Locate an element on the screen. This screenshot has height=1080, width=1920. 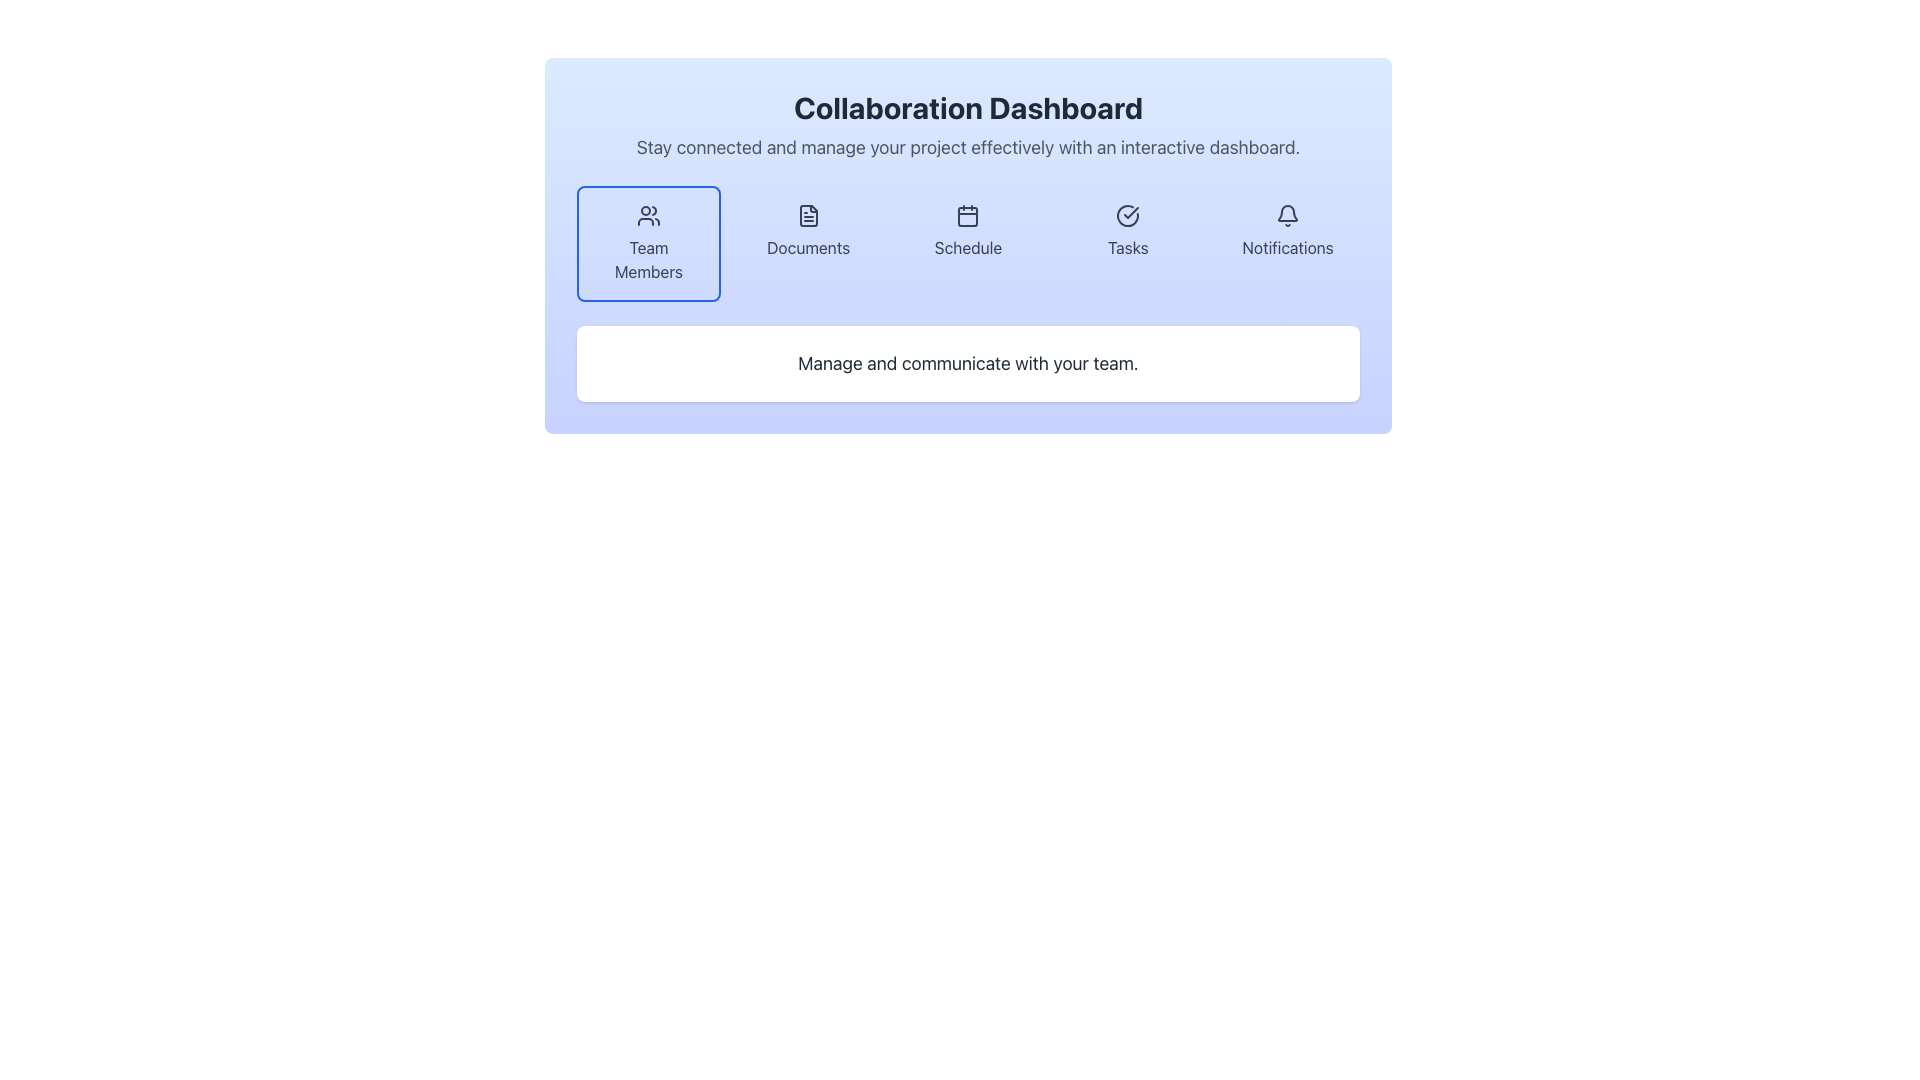
visual information from the checkmark icon component located in the center of the 'Tasks' section circle icon on the dashboard interface is located at coordinates (1131, 212).